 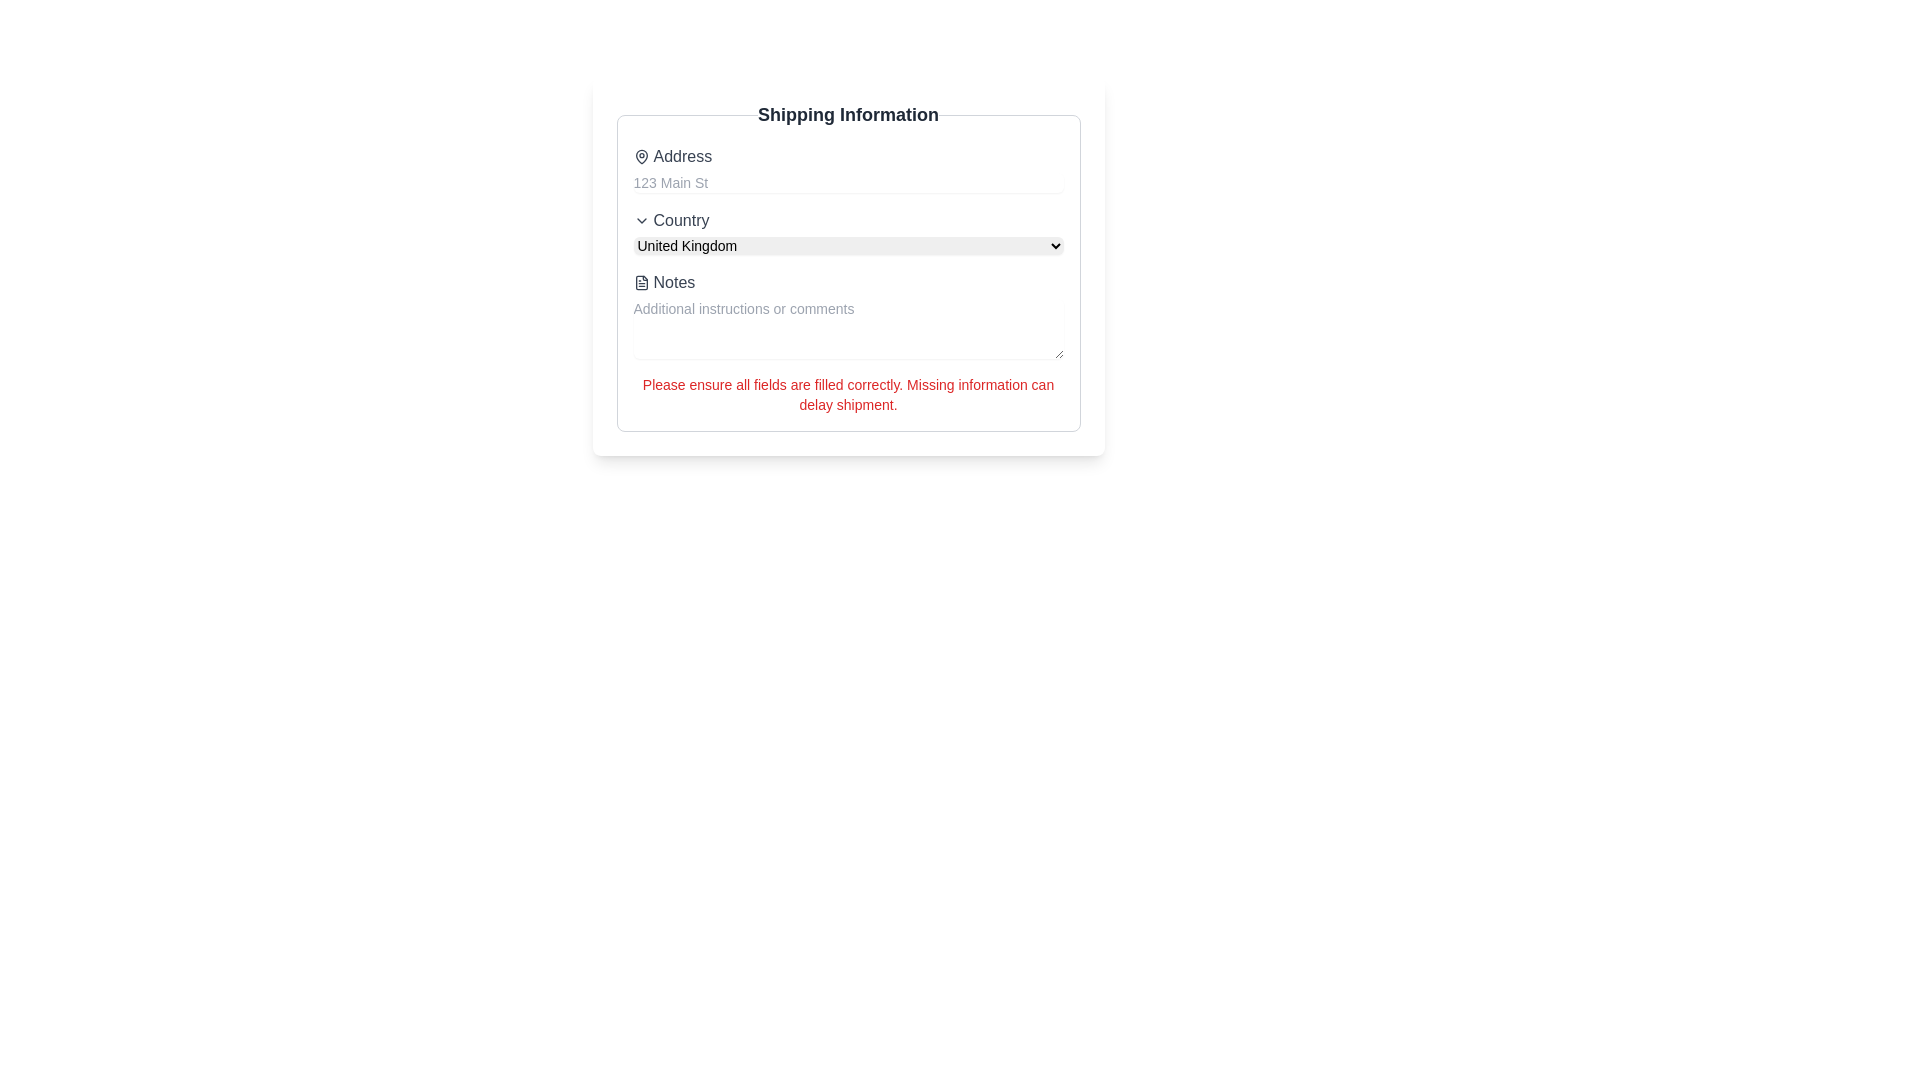 I want to click on text from the Text Label located in the 'Shipping Information' section, which informs users of missing or incorrect inputs in the form, so click(x=848, y=394).